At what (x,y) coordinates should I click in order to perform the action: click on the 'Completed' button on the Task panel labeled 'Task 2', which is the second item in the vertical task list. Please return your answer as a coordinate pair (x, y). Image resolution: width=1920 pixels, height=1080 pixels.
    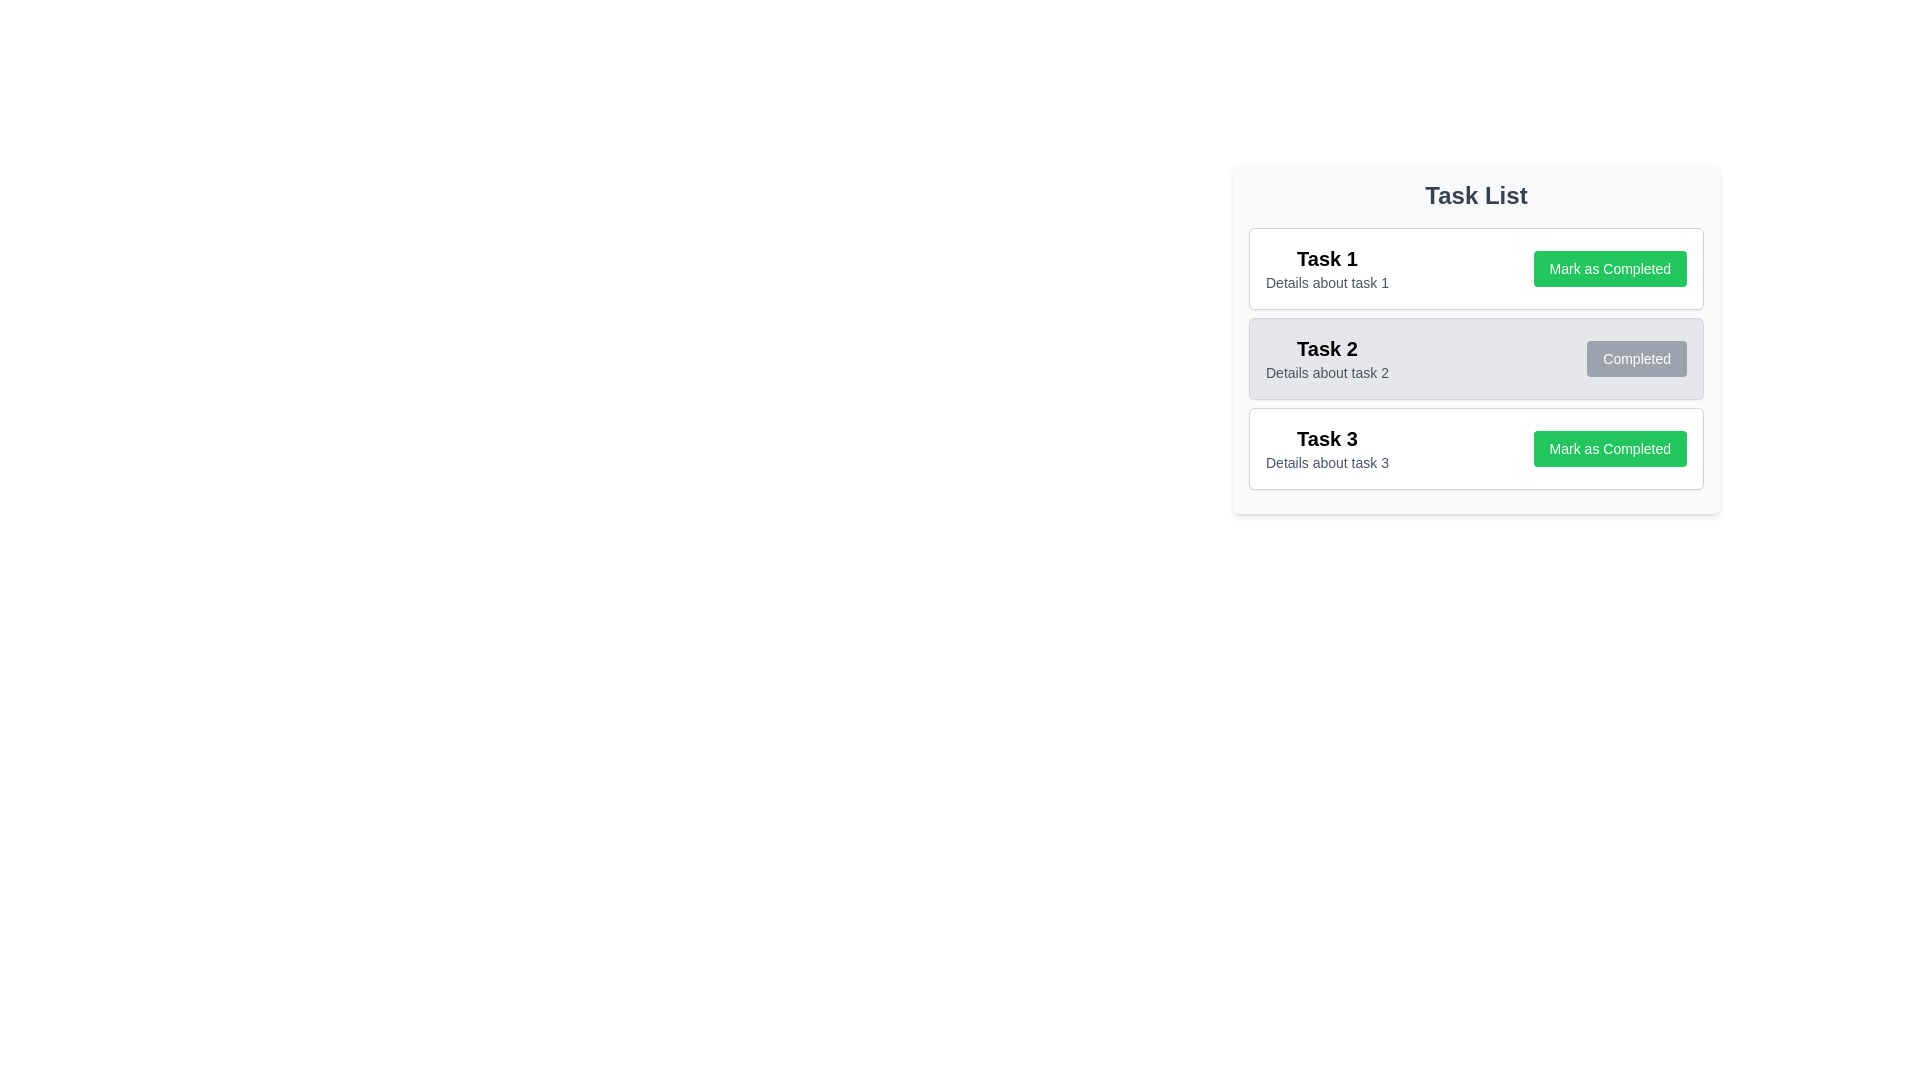
    Looking at the image, I should click on (1476, 338).